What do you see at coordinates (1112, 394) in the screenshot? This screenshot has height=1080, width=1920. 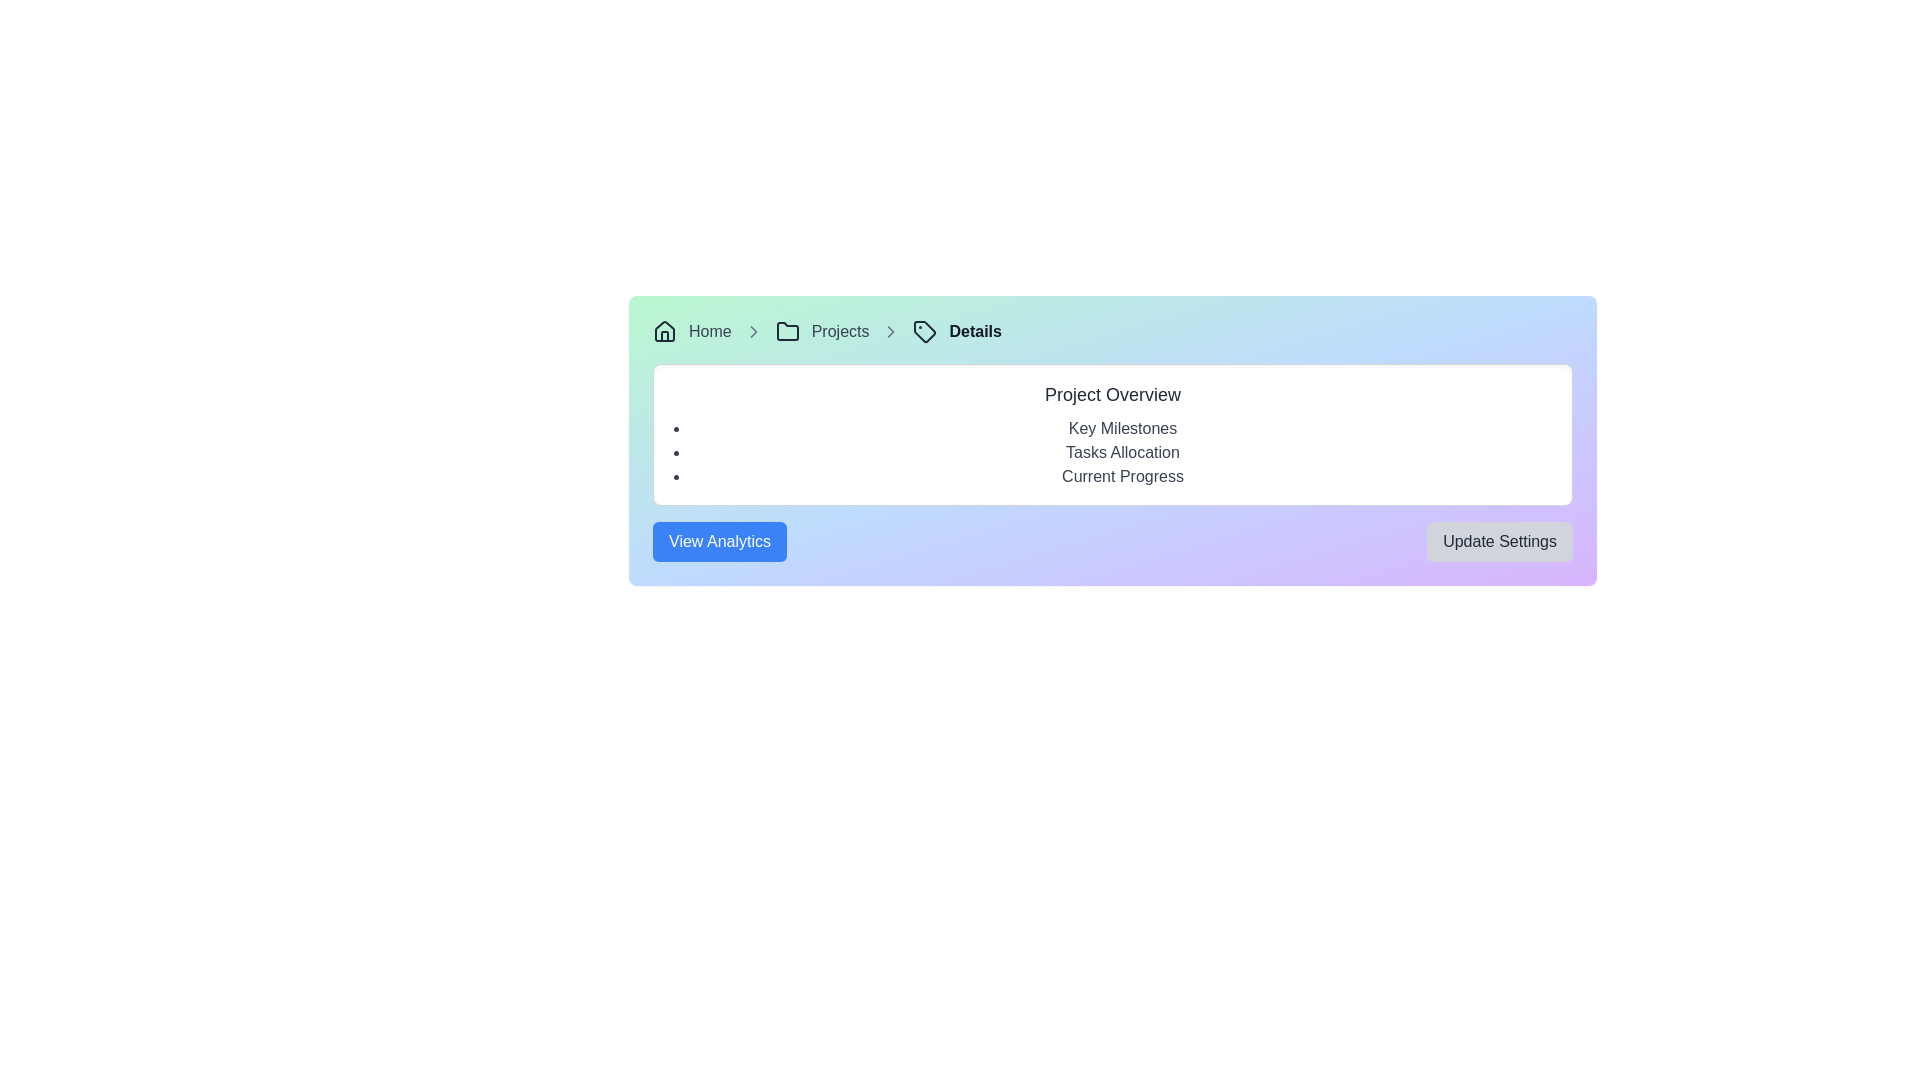 I see `the title heading indicating the 'Project Overview' section, which is centrally positioned and located above 'Key Milestones,' 'Tasks Allocation,' and 'Current Progress.'` at bounding box center [1112, 394].